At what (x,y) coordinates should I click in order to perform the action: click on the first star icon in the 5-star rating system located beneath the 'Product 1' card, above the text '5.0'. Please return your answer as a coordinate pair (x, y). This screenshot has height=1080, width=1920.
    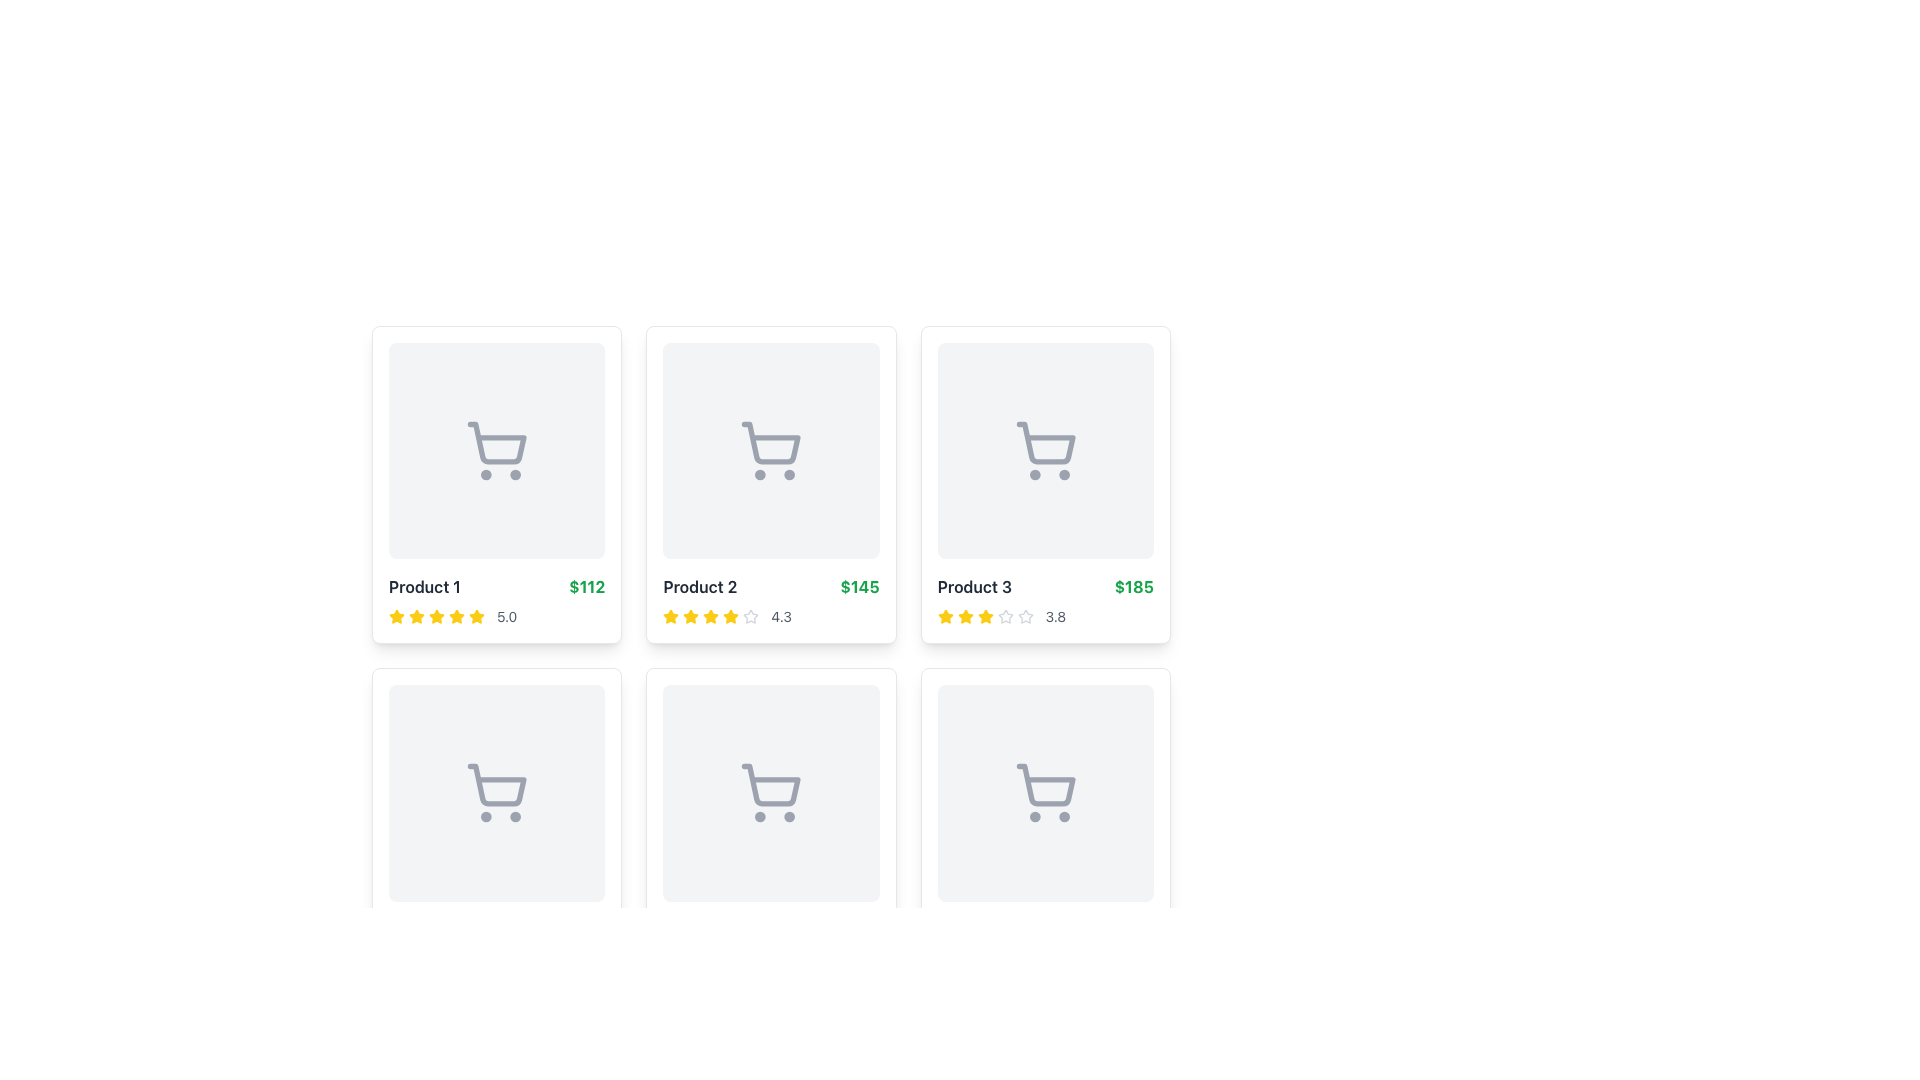
    Looking at the image, I should click on (416, 616).